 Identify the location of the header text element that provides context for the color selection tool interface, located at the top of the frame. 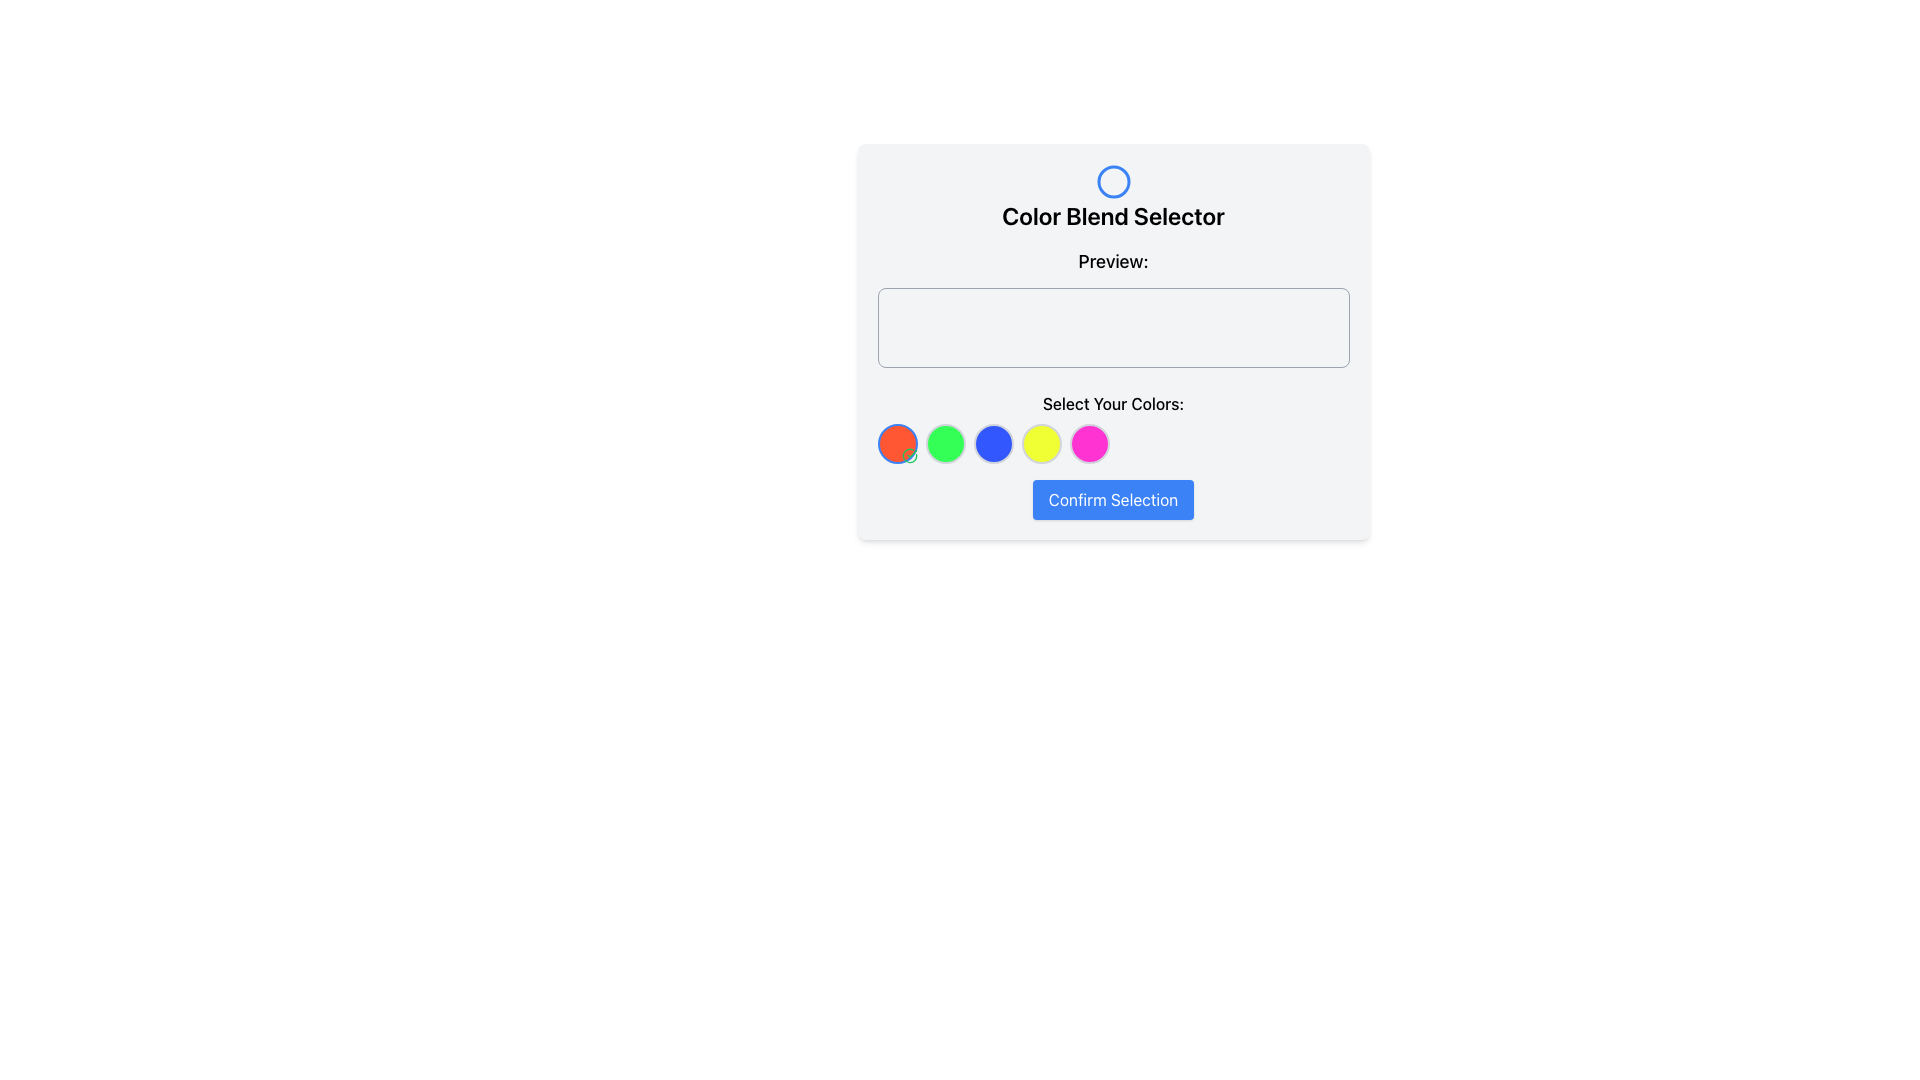
(1112, 216).